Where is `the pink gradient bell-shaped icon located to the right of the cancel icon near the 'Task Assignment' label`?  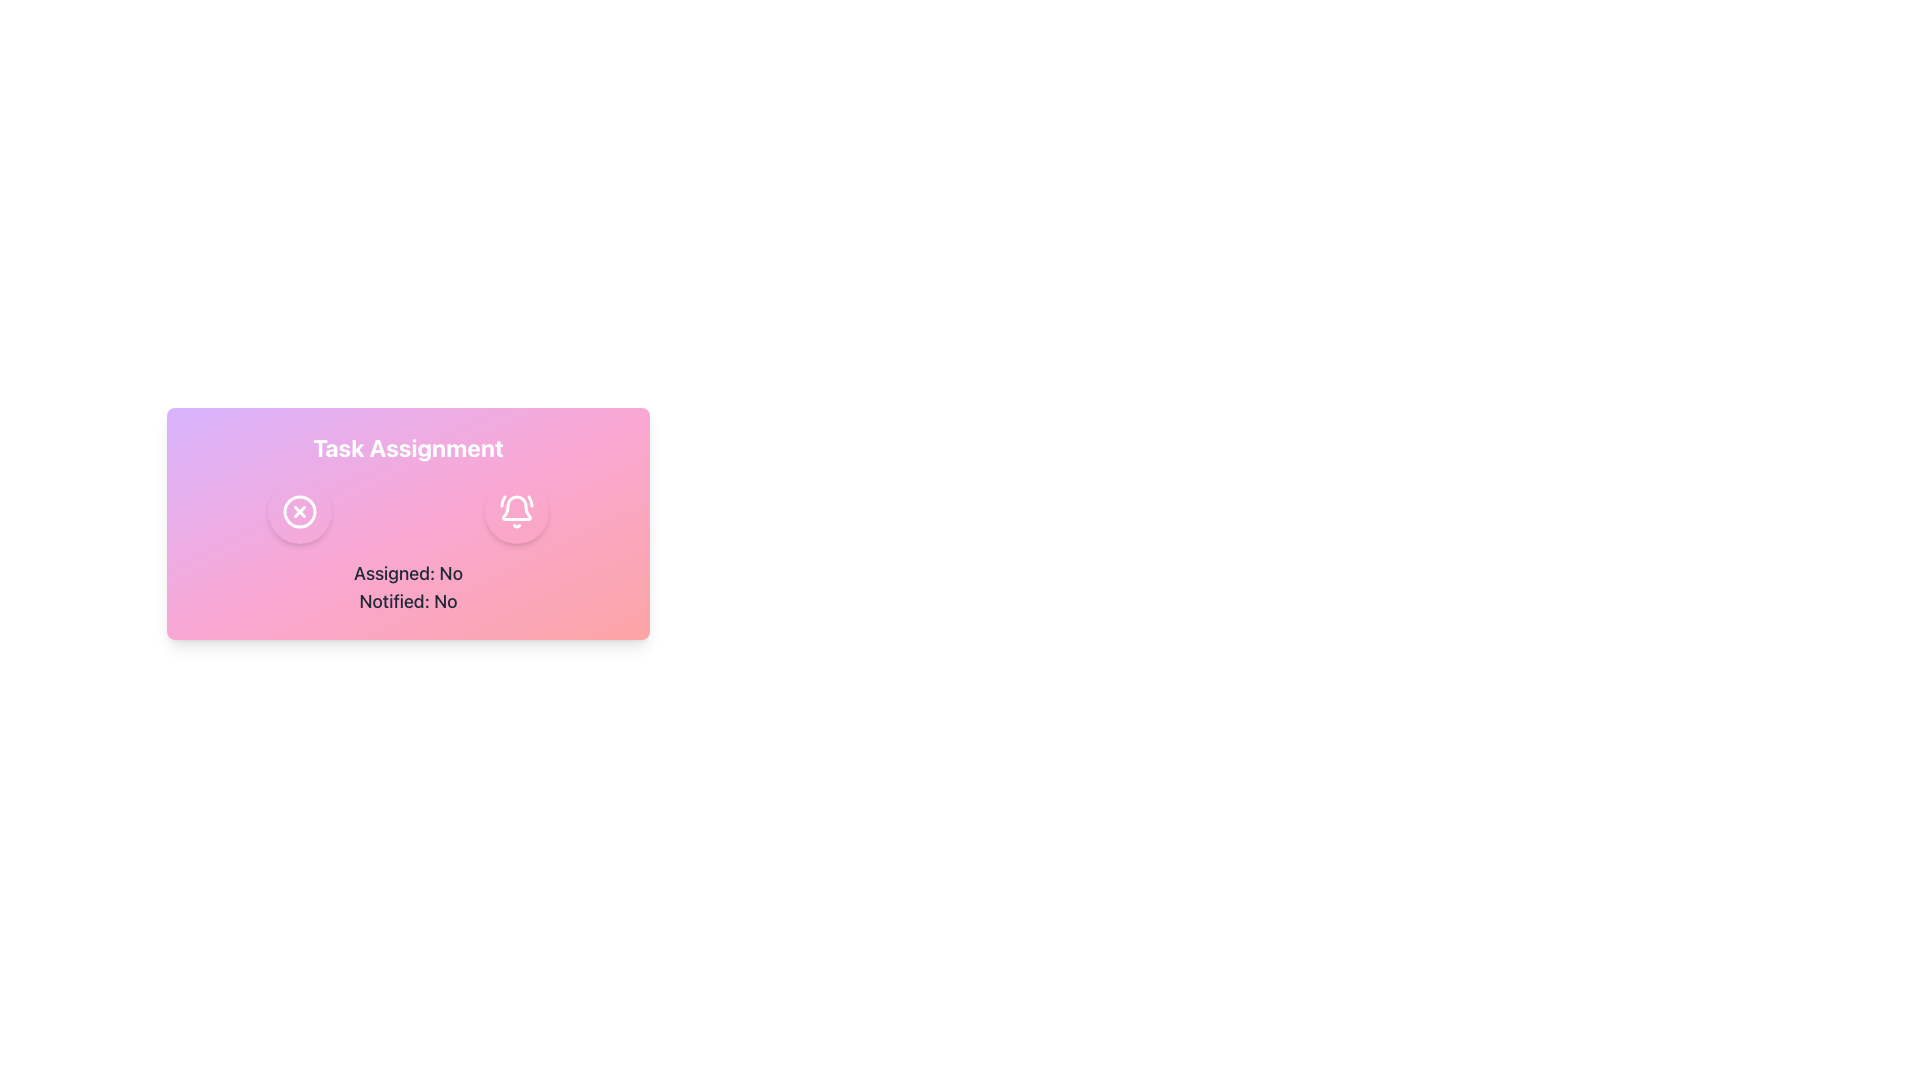 the pink gradient bell-shaped icon located to the right of the cancel icon near the 'Task Assignment' label is located at coordinates (517, 507).